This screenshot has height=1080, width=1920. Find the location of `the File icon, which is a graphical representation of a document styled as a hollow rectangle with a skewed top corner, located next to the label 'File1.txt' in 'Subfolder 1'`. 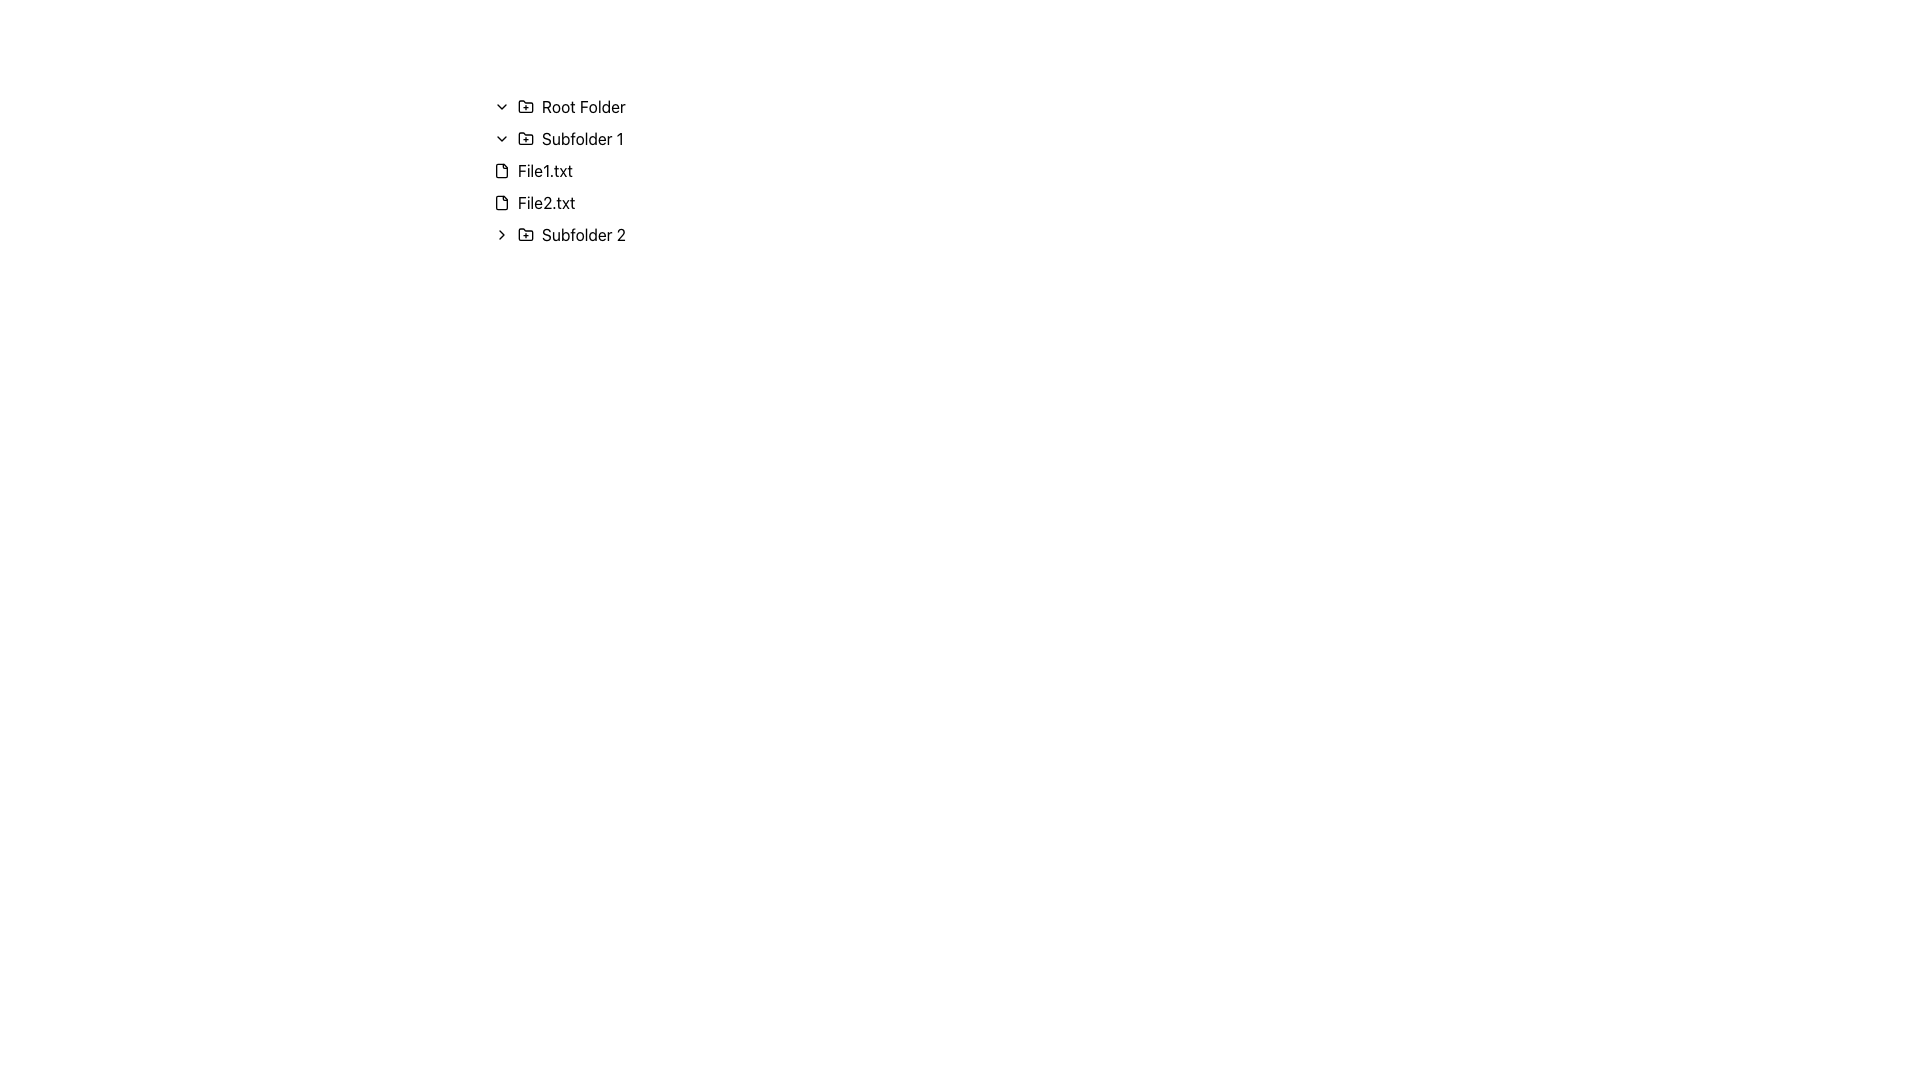

the File icon, which is a graphical representation of a document styled as a hollow rectangle with a skewed top corner, located next to the label 'File1.txt' in 'Subfolder 1' is located at coordinates (502, 169).